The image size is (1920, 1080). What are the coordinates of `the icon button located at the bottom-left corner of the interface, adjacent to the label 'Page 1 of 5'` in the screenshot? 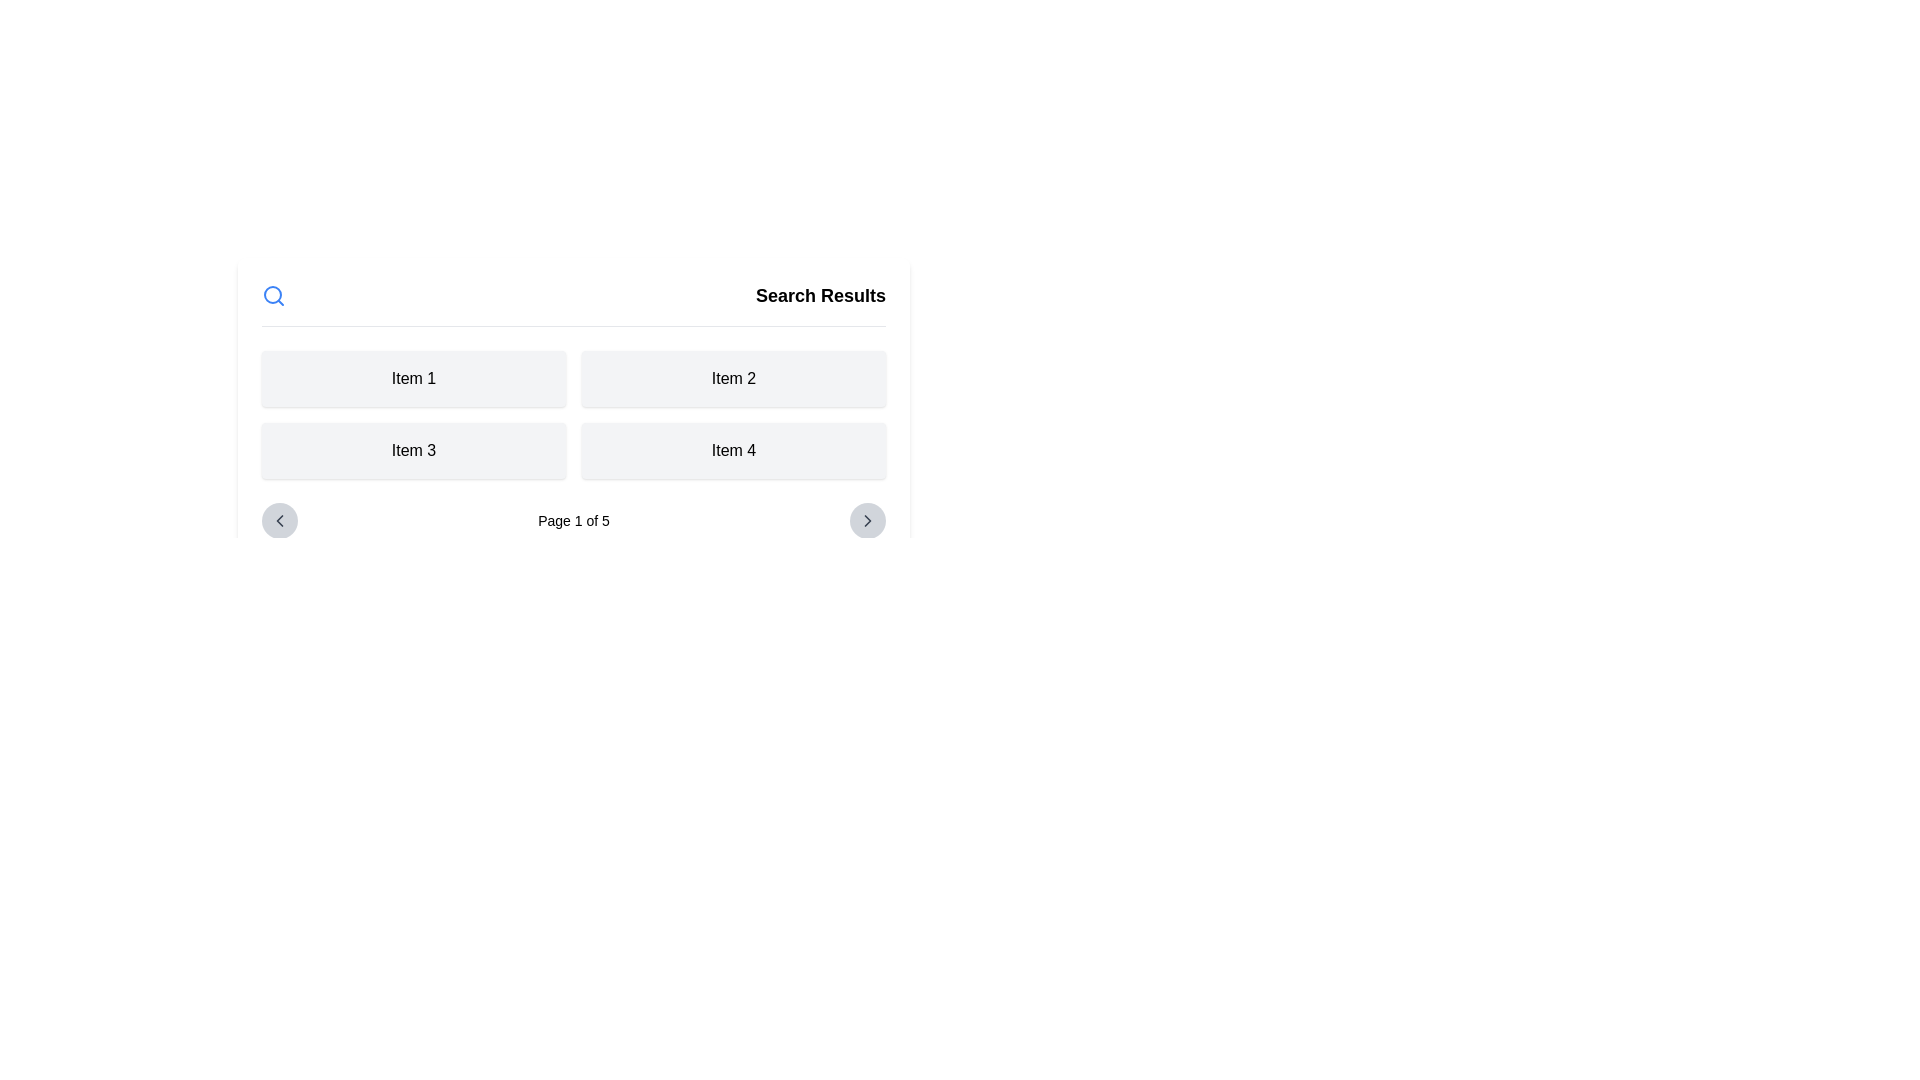 It's located at (278, 519).